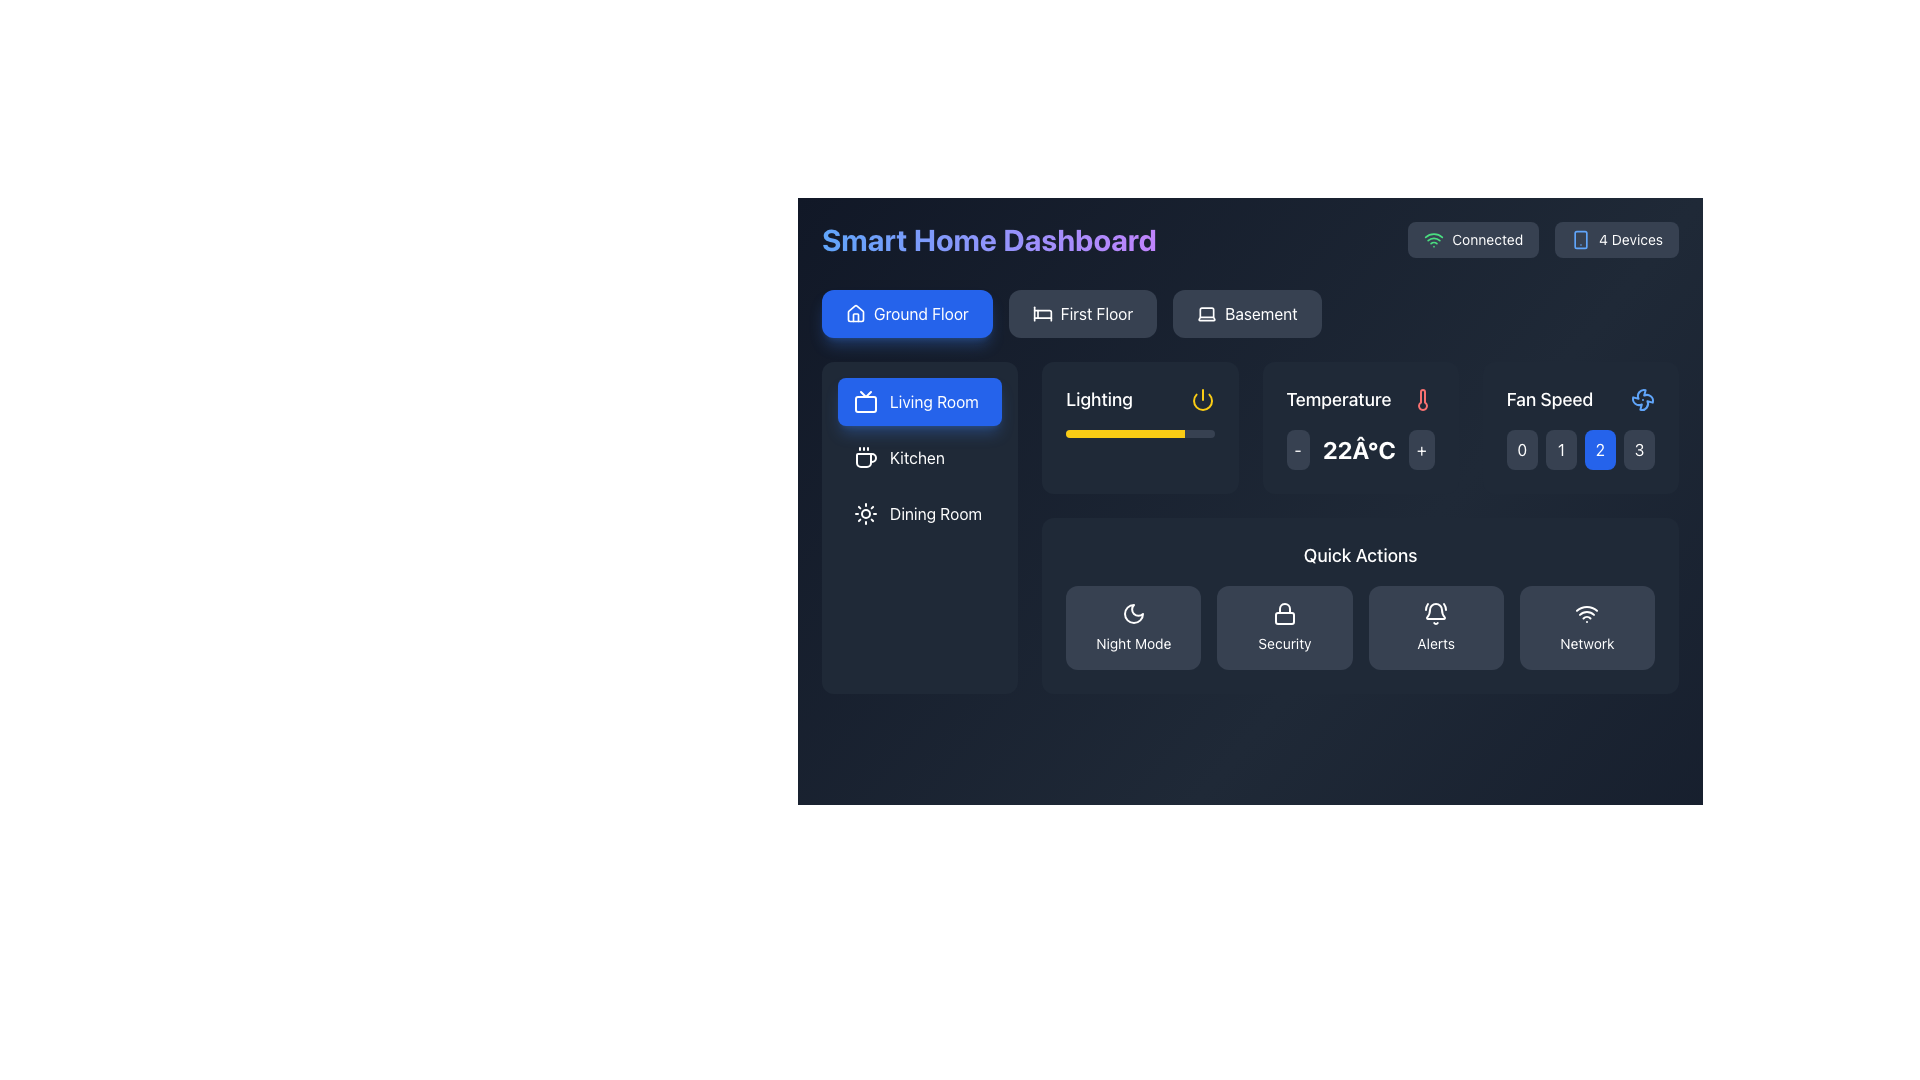 The width and height of the screenshot is (1920, 1080). I want to click on the Kitchen icon, which is the leading element in the layout, positioned to the left of the 'Kitchen' text label, so click(865, 458).